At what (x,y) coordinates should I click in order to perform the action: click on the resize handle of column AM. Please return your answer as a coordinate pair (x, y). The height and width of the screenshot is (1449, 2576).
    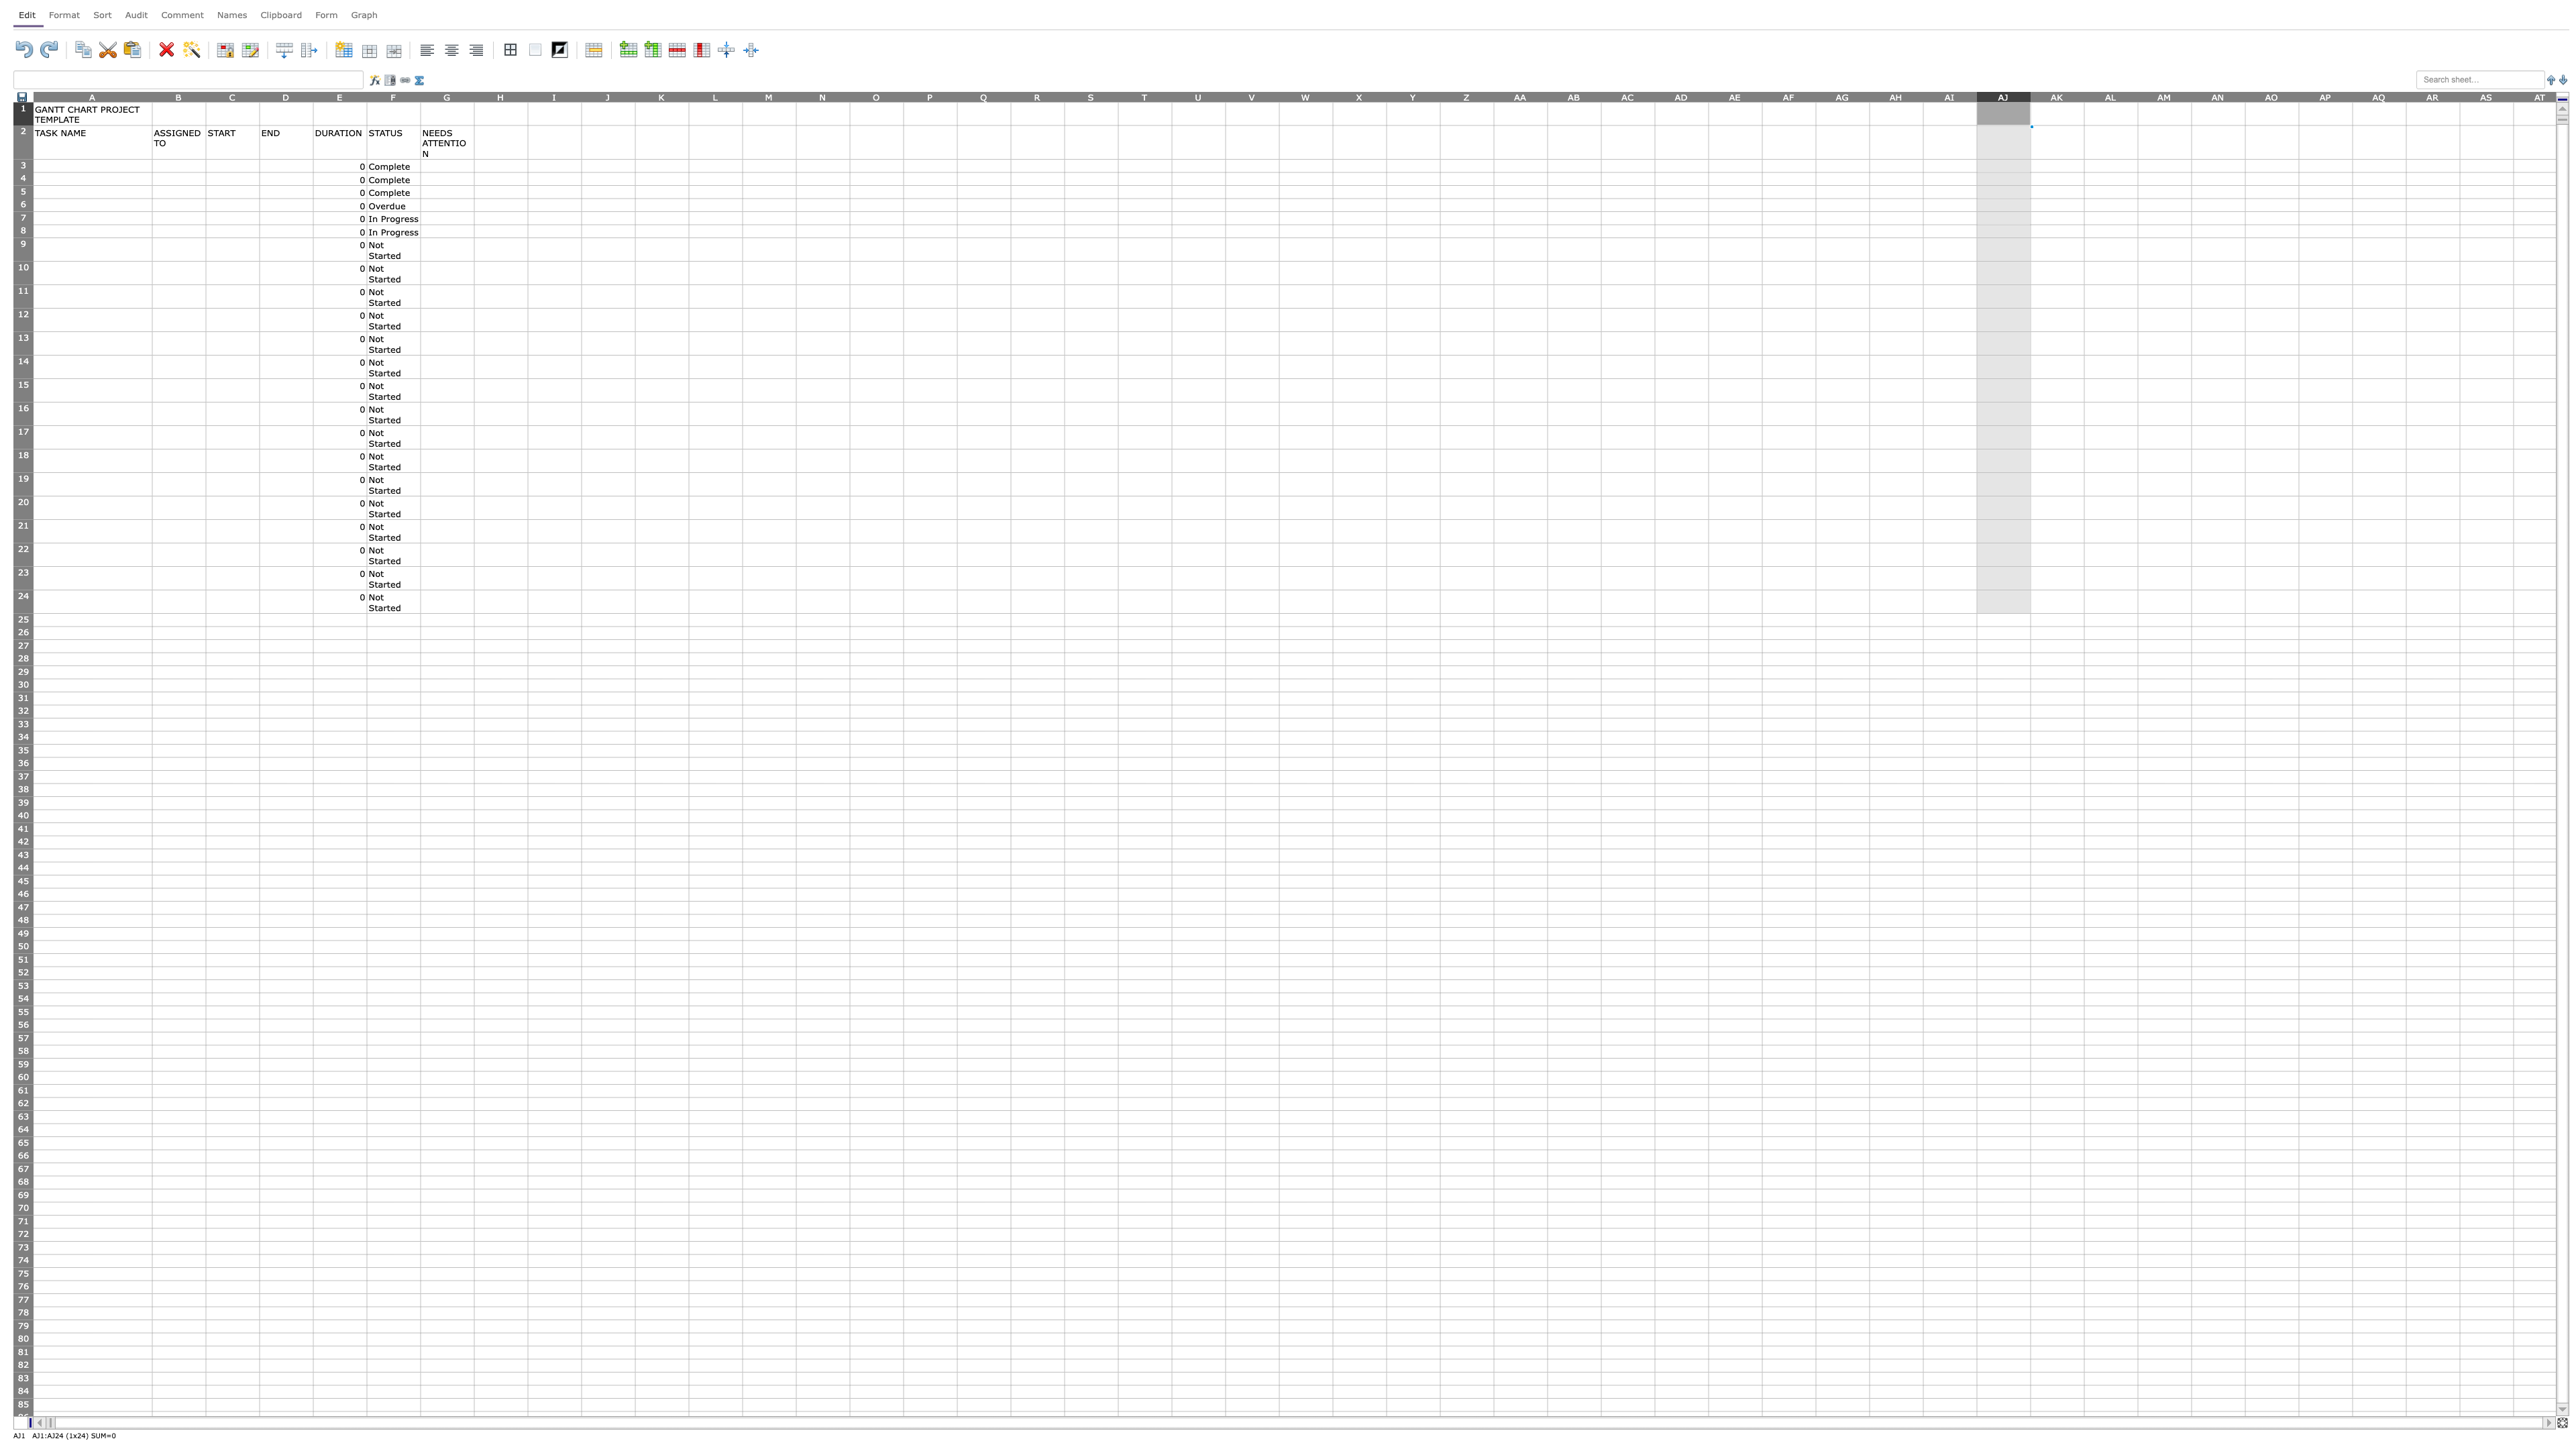
    Looking at the image, I should click on (2191, 95).